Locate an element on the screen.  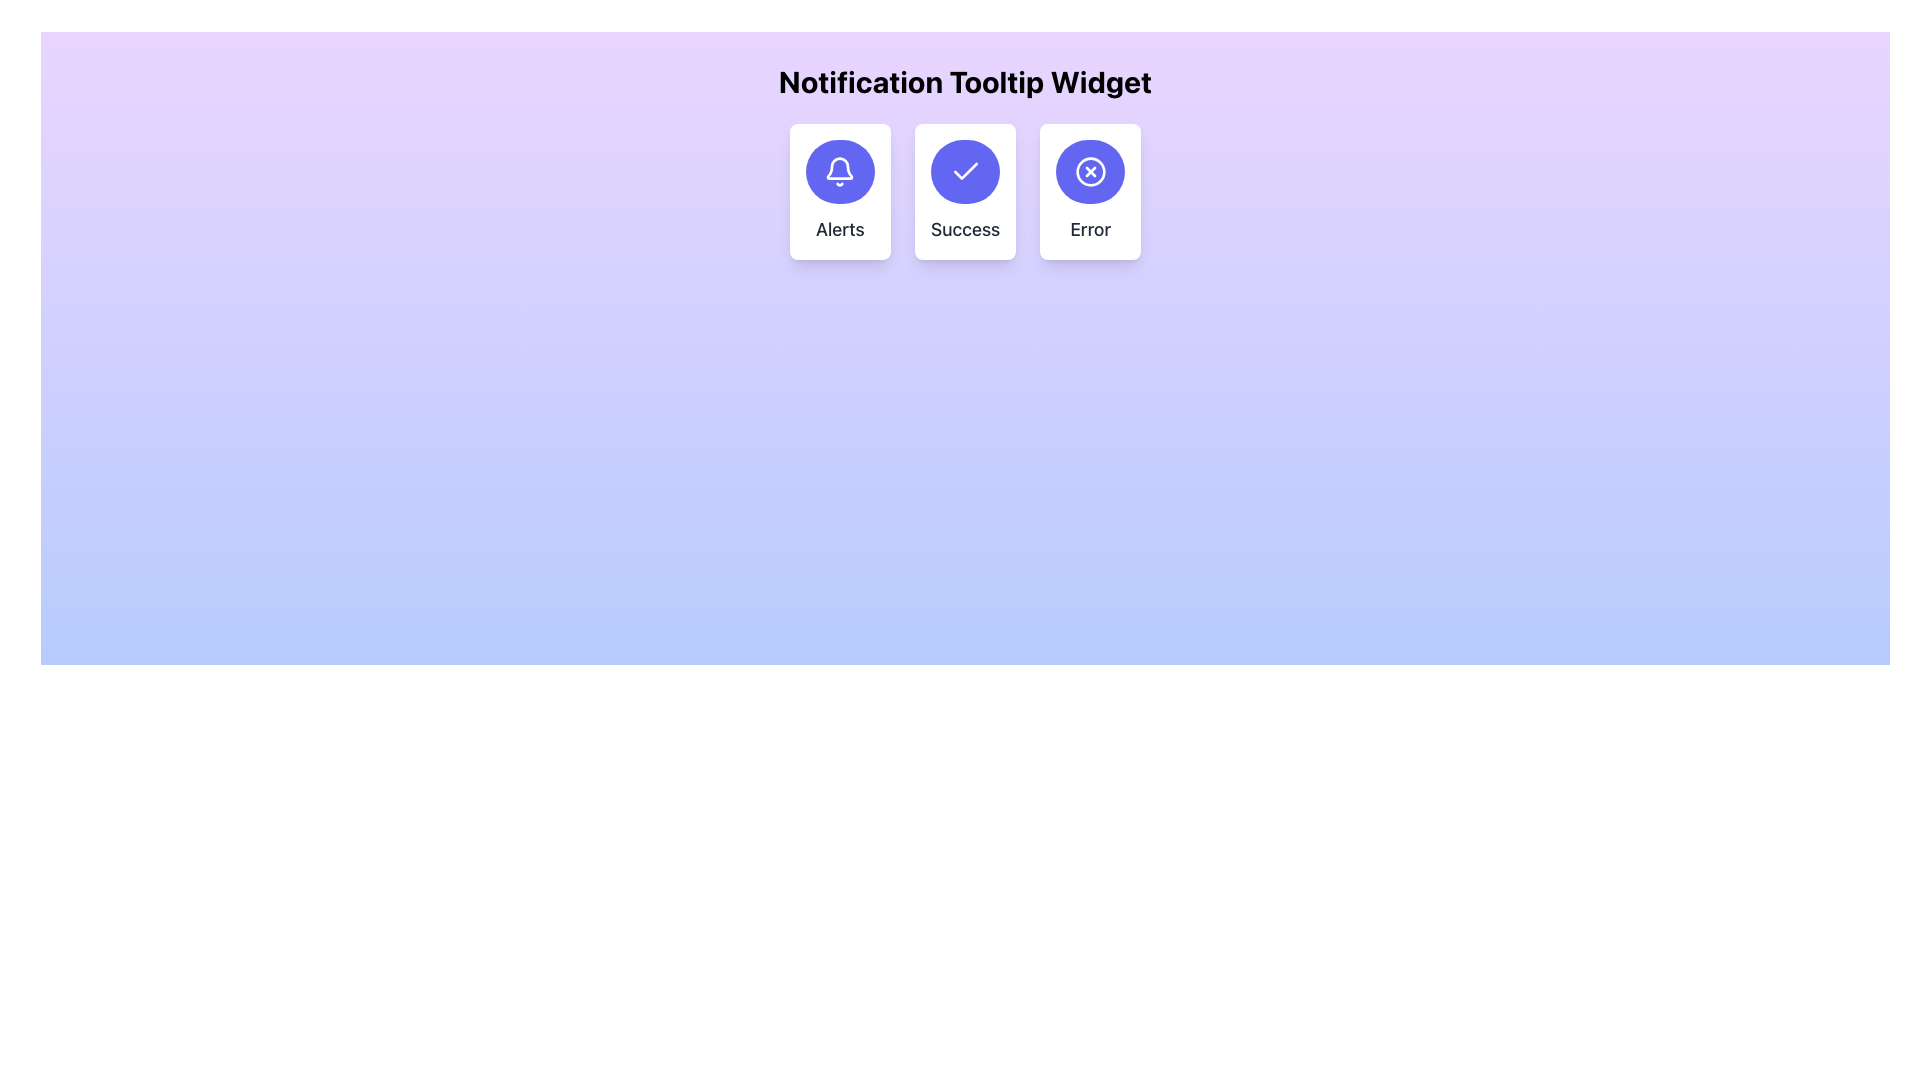
the bell-shaped icon outlined in white, located within a purple circular background, which is the leftmost icon in the 'Alerts' section is located at coordinates (840, 171).